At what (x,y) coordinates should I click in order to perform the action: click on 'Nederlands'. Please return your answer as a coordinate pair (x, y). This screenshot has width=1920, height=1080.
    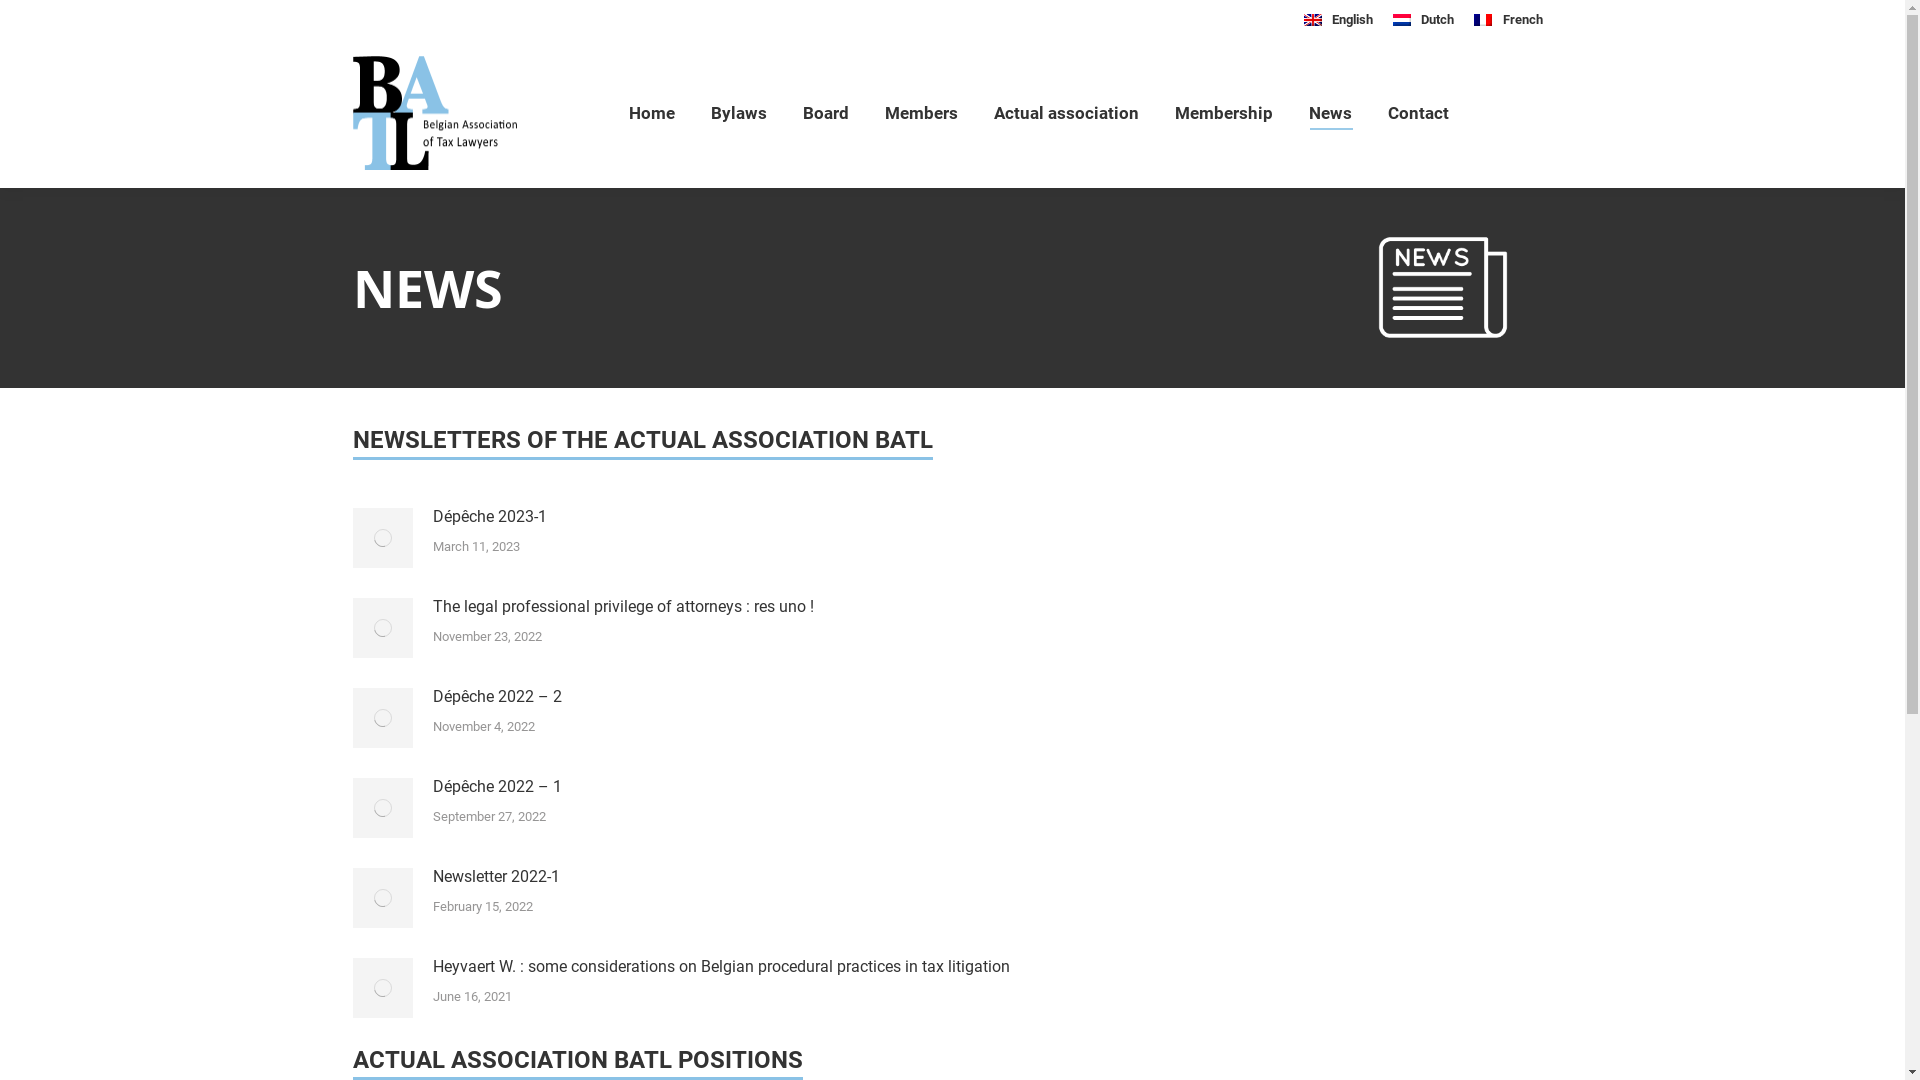
    Looking at the image, I should click on (1400, 19).